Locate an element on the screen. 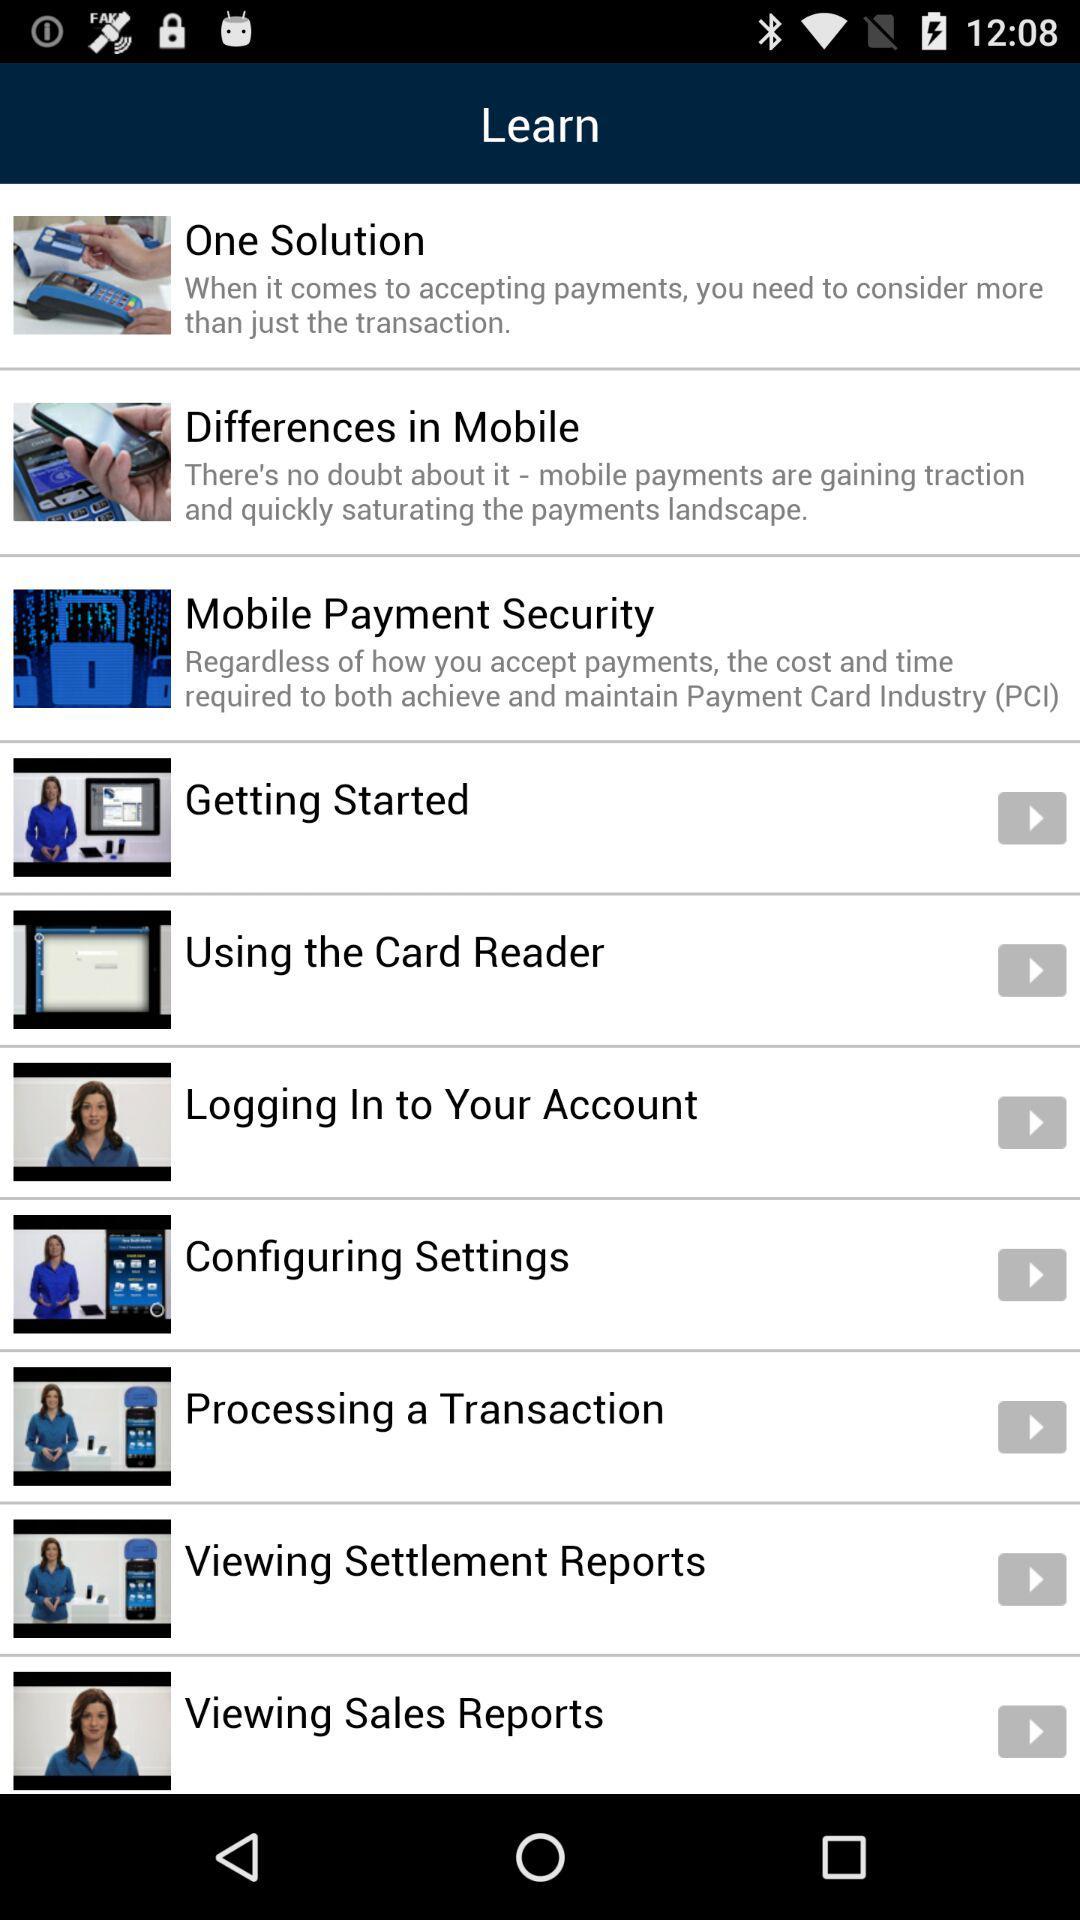 This screenshot has height=1920, width=1080. the differences in mobile is located at coordinates (382, 424).